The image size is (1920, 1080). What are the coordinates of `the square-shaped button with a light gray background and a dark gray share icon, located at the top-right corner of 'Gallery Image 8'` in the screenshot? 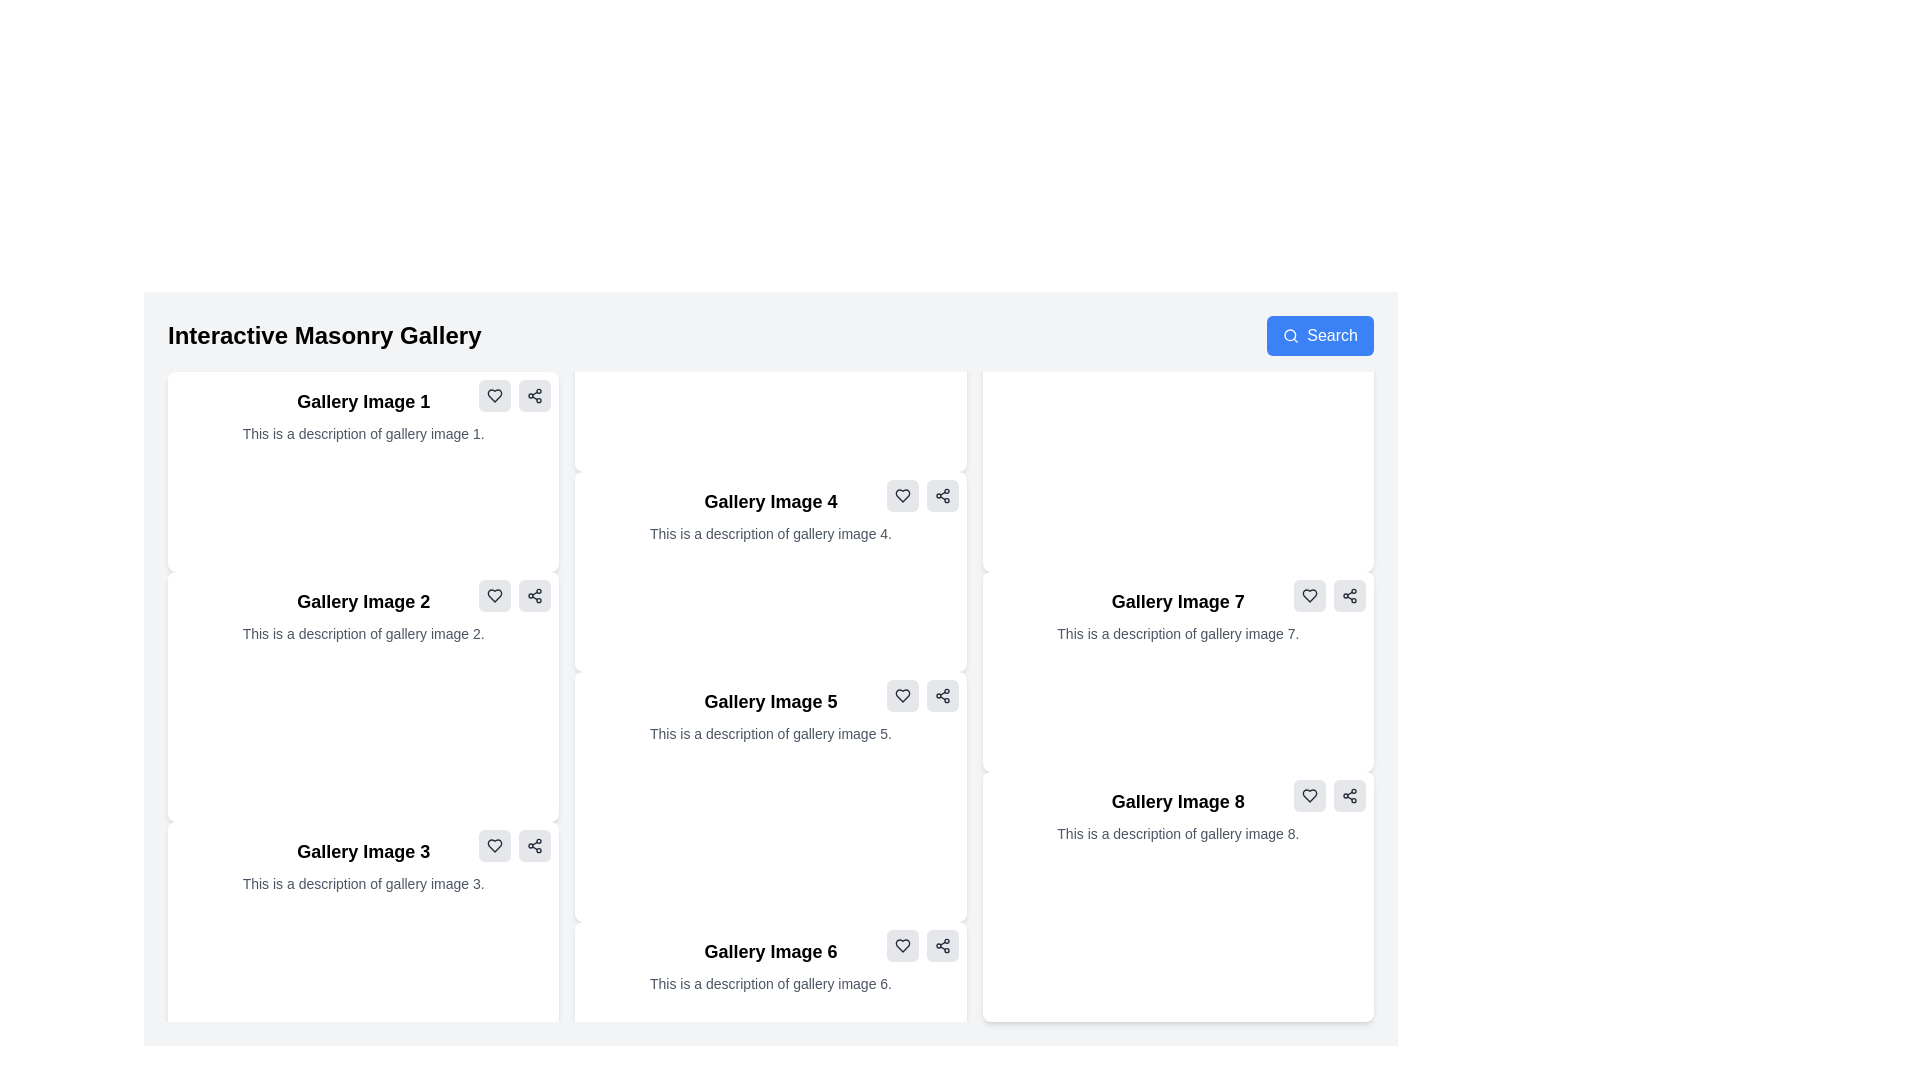 It's located at (1349, 794).